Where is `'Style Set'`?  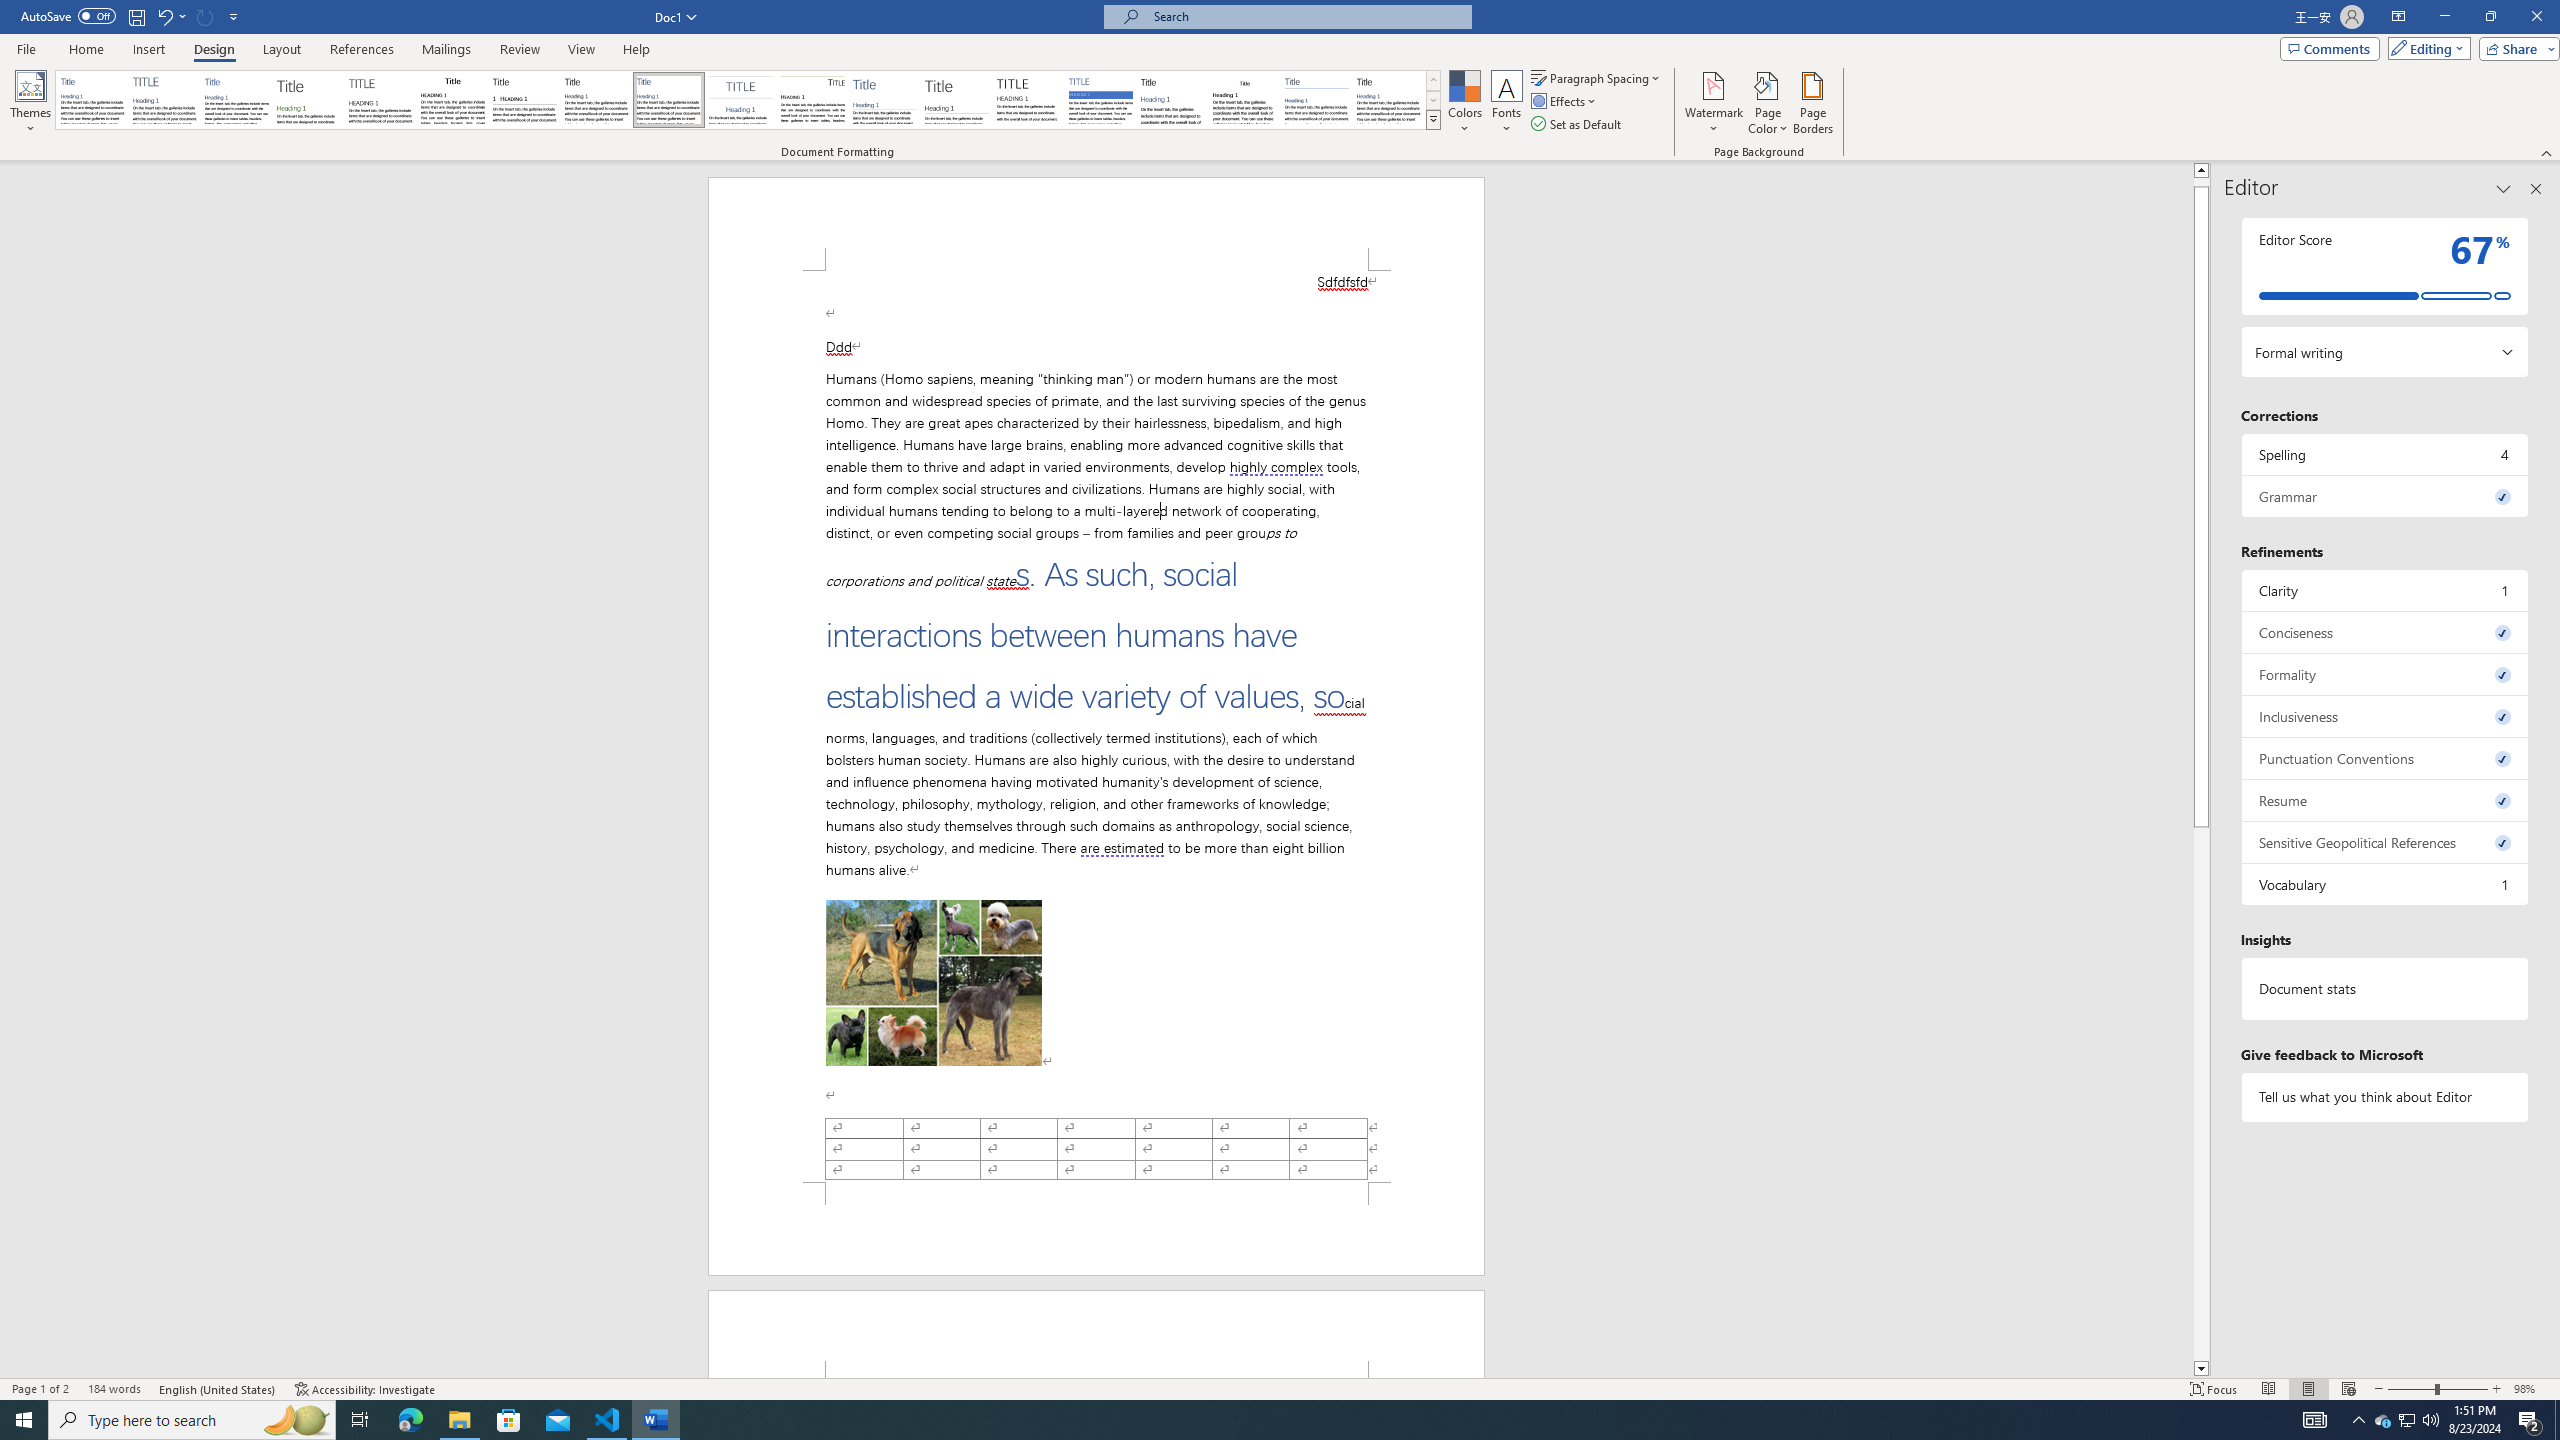 'Style Set' is located at coordinates (1432, 118).